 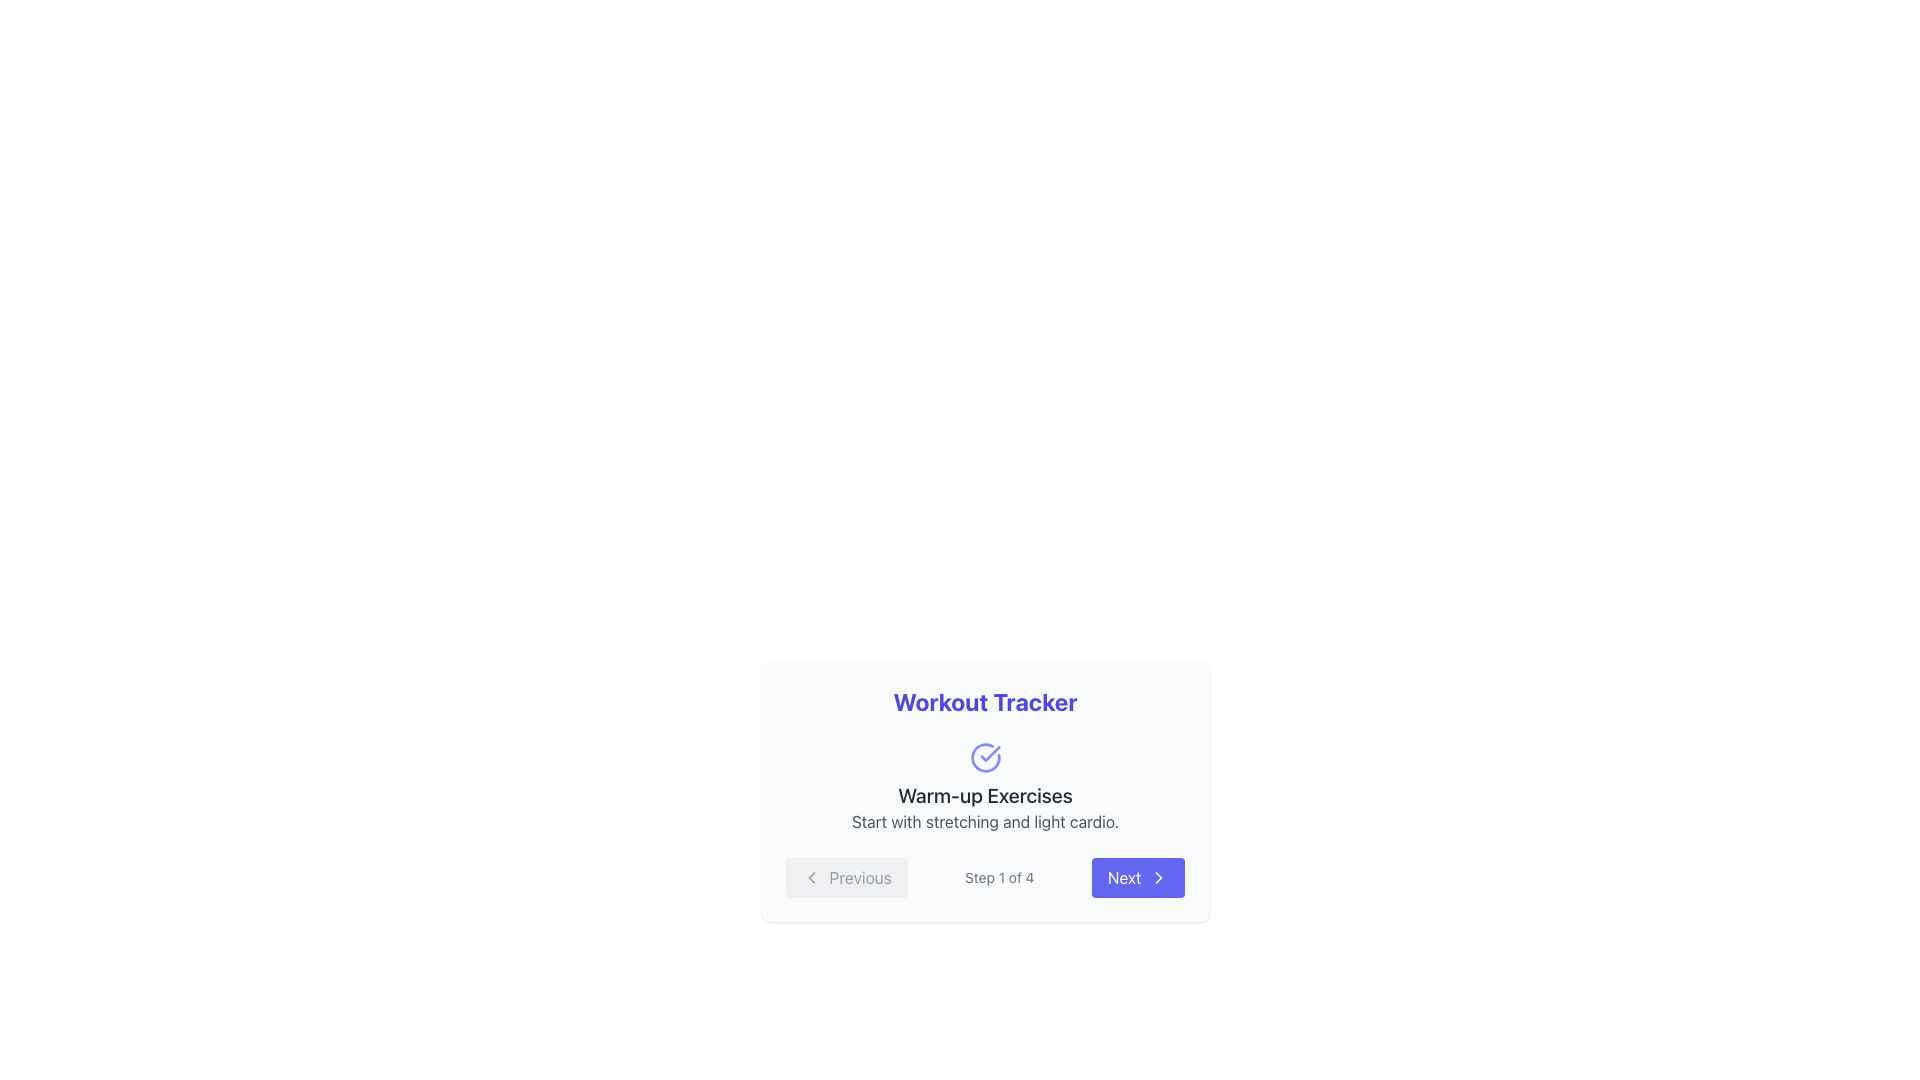 What do you see at coordinates (1158, 877) in the screenshot?
I see `the 'Next' button by clicking the chevron icon that indicates progression, located at the right end of the button` at bounding box center [1158, 877].